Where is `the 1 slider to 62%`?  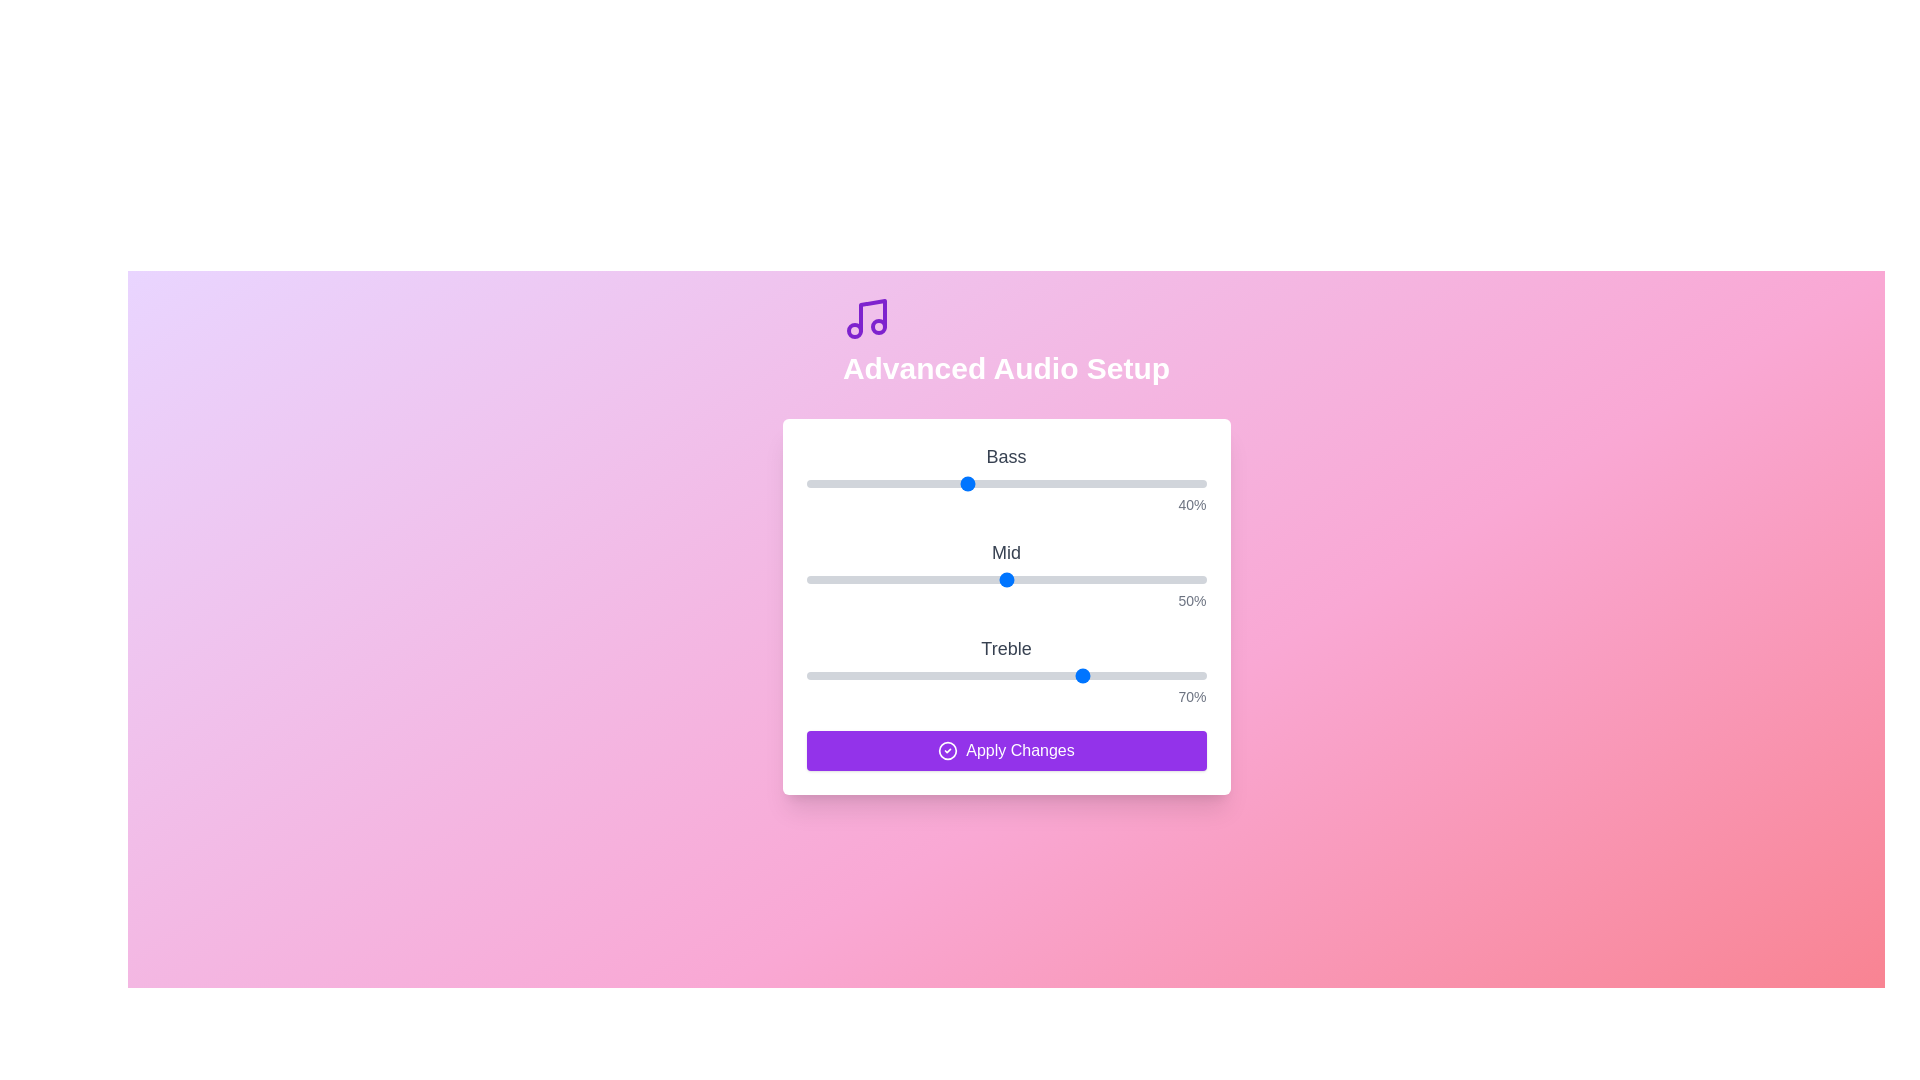
the 1 slider to 62% is located at coordinates (1053, 579).